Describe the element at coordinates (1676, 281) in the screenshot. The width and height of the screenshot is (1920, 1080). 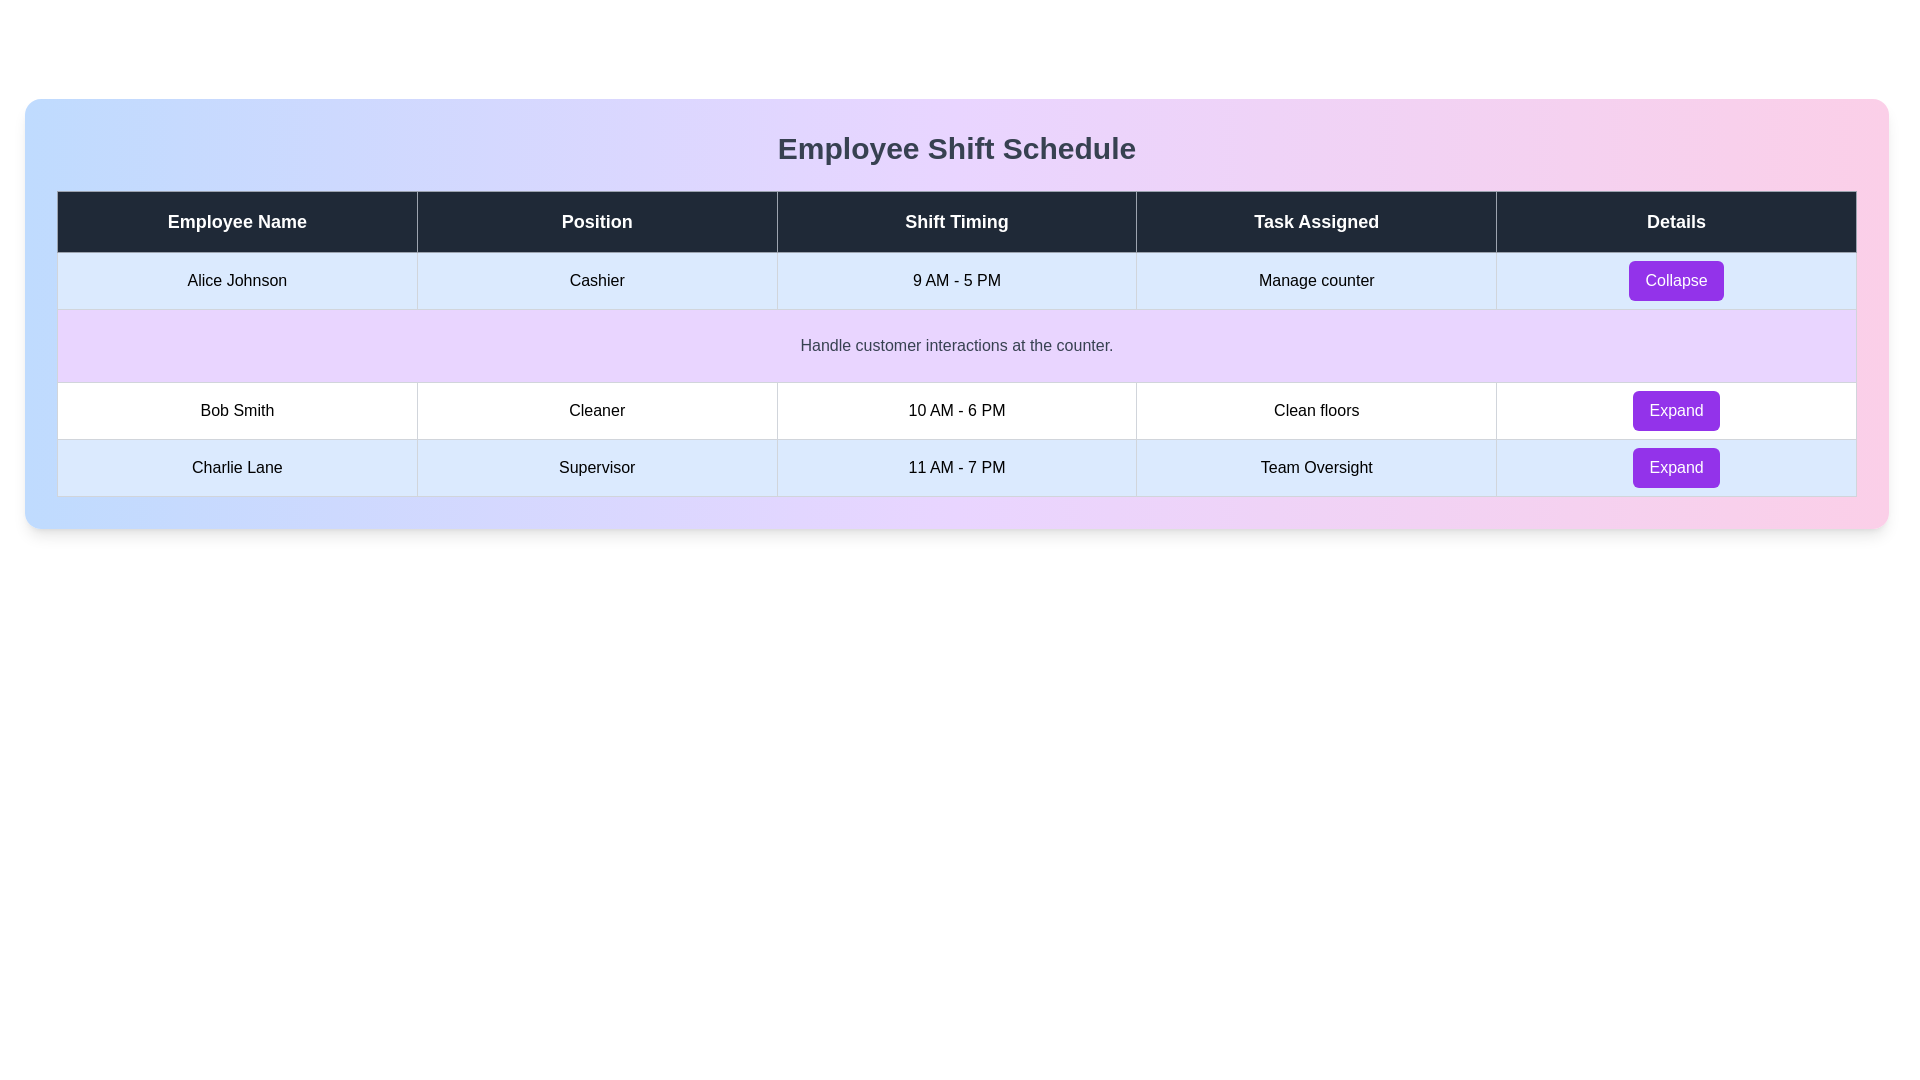
I see `the 'Collapse' button with a purple background and white text in the employee shift schedule for accessibility interactions` at that location.